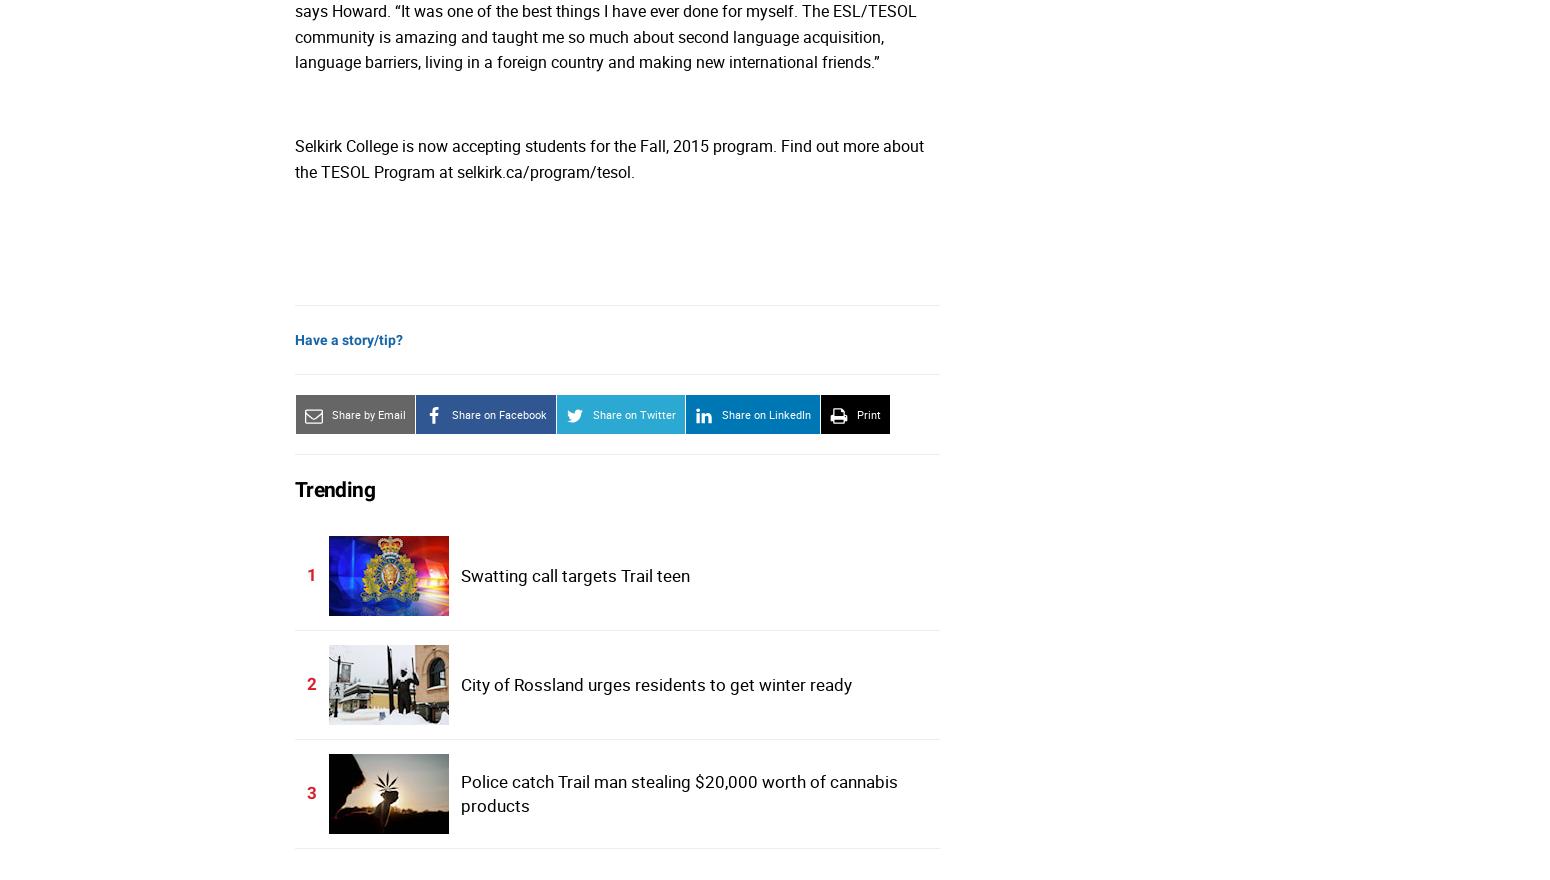 This screenshot has width=1550, height=880. What do you see at coordinates (368, 414) in the screenshot?
I see `'Share by Email'` at bounding box center [368, 414].